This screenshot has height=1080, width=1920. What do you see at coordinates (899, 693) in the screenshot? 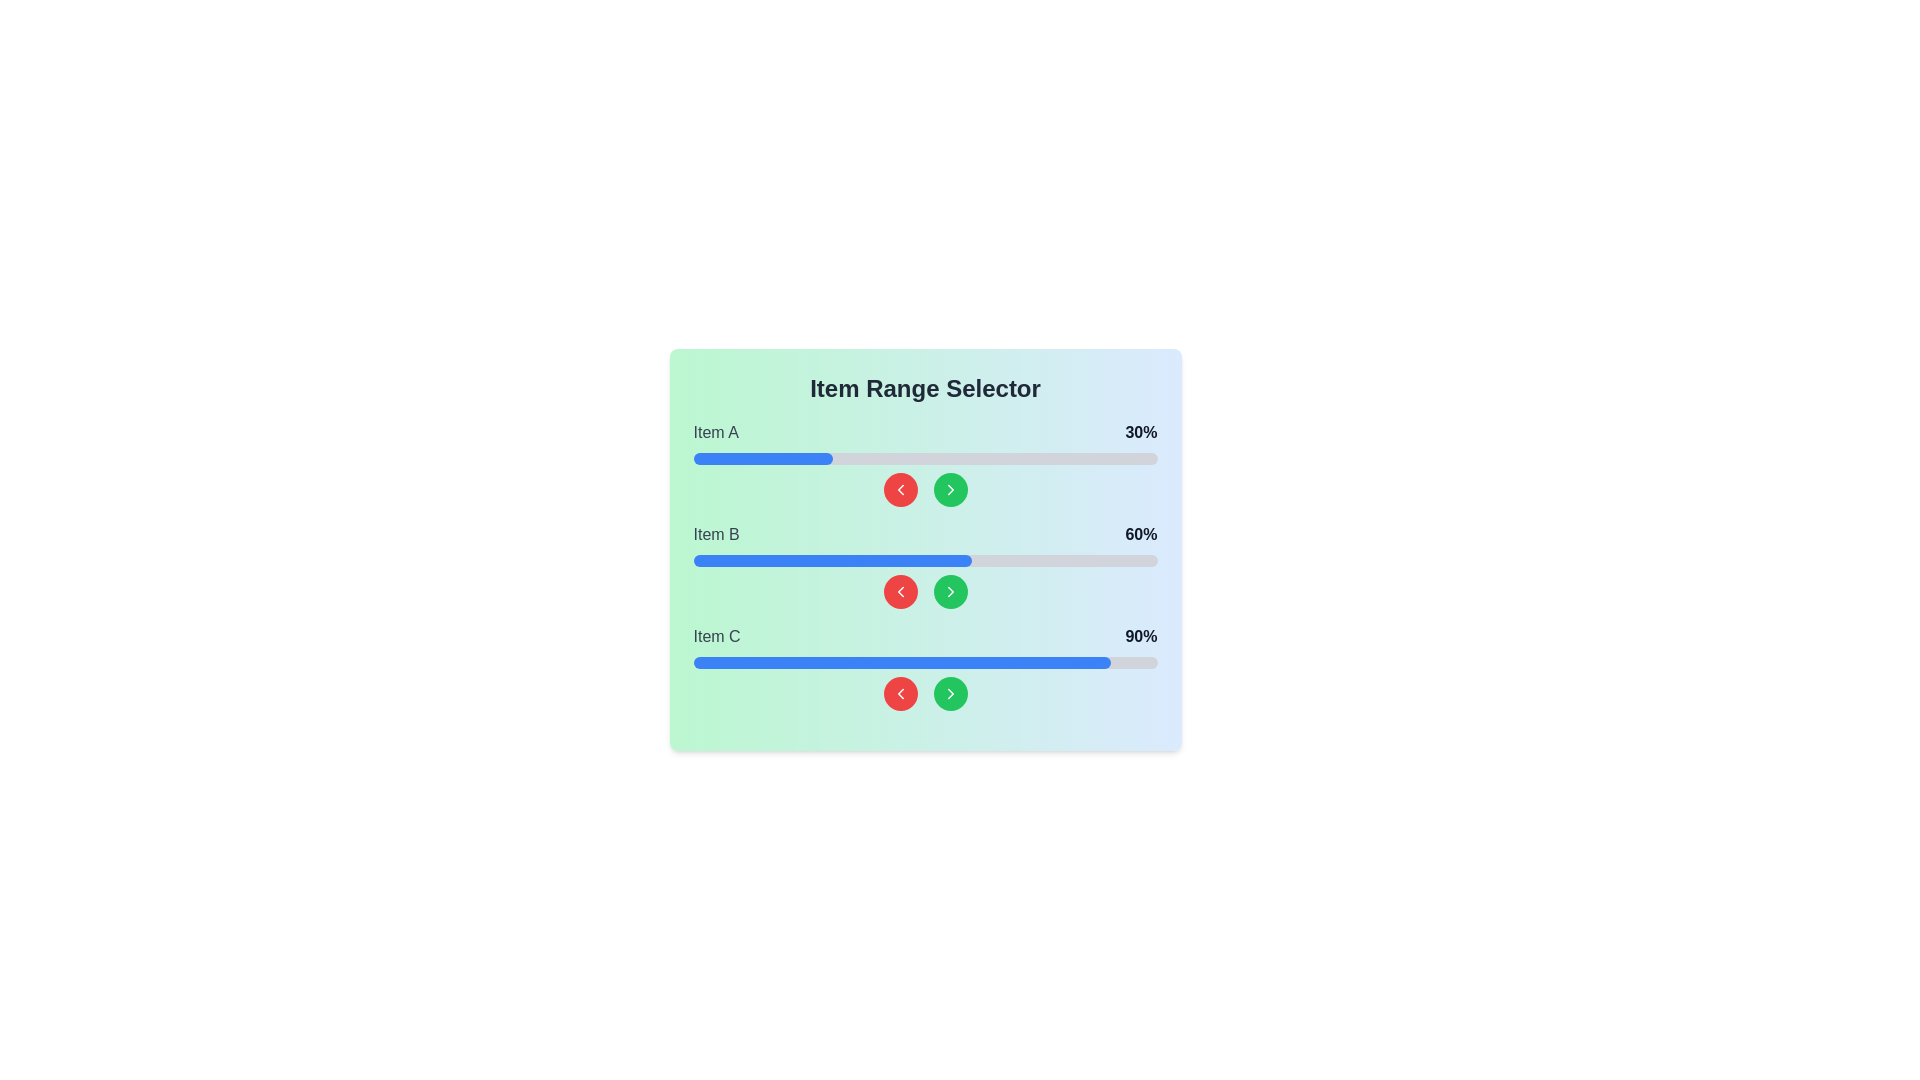
I see `the red circular button with a white chevron icon pointing to the left, located to the right of the progress bar labeled 'Item C', in the third row of the item list, to decrease the associated value` at bounding box center [899, 693].